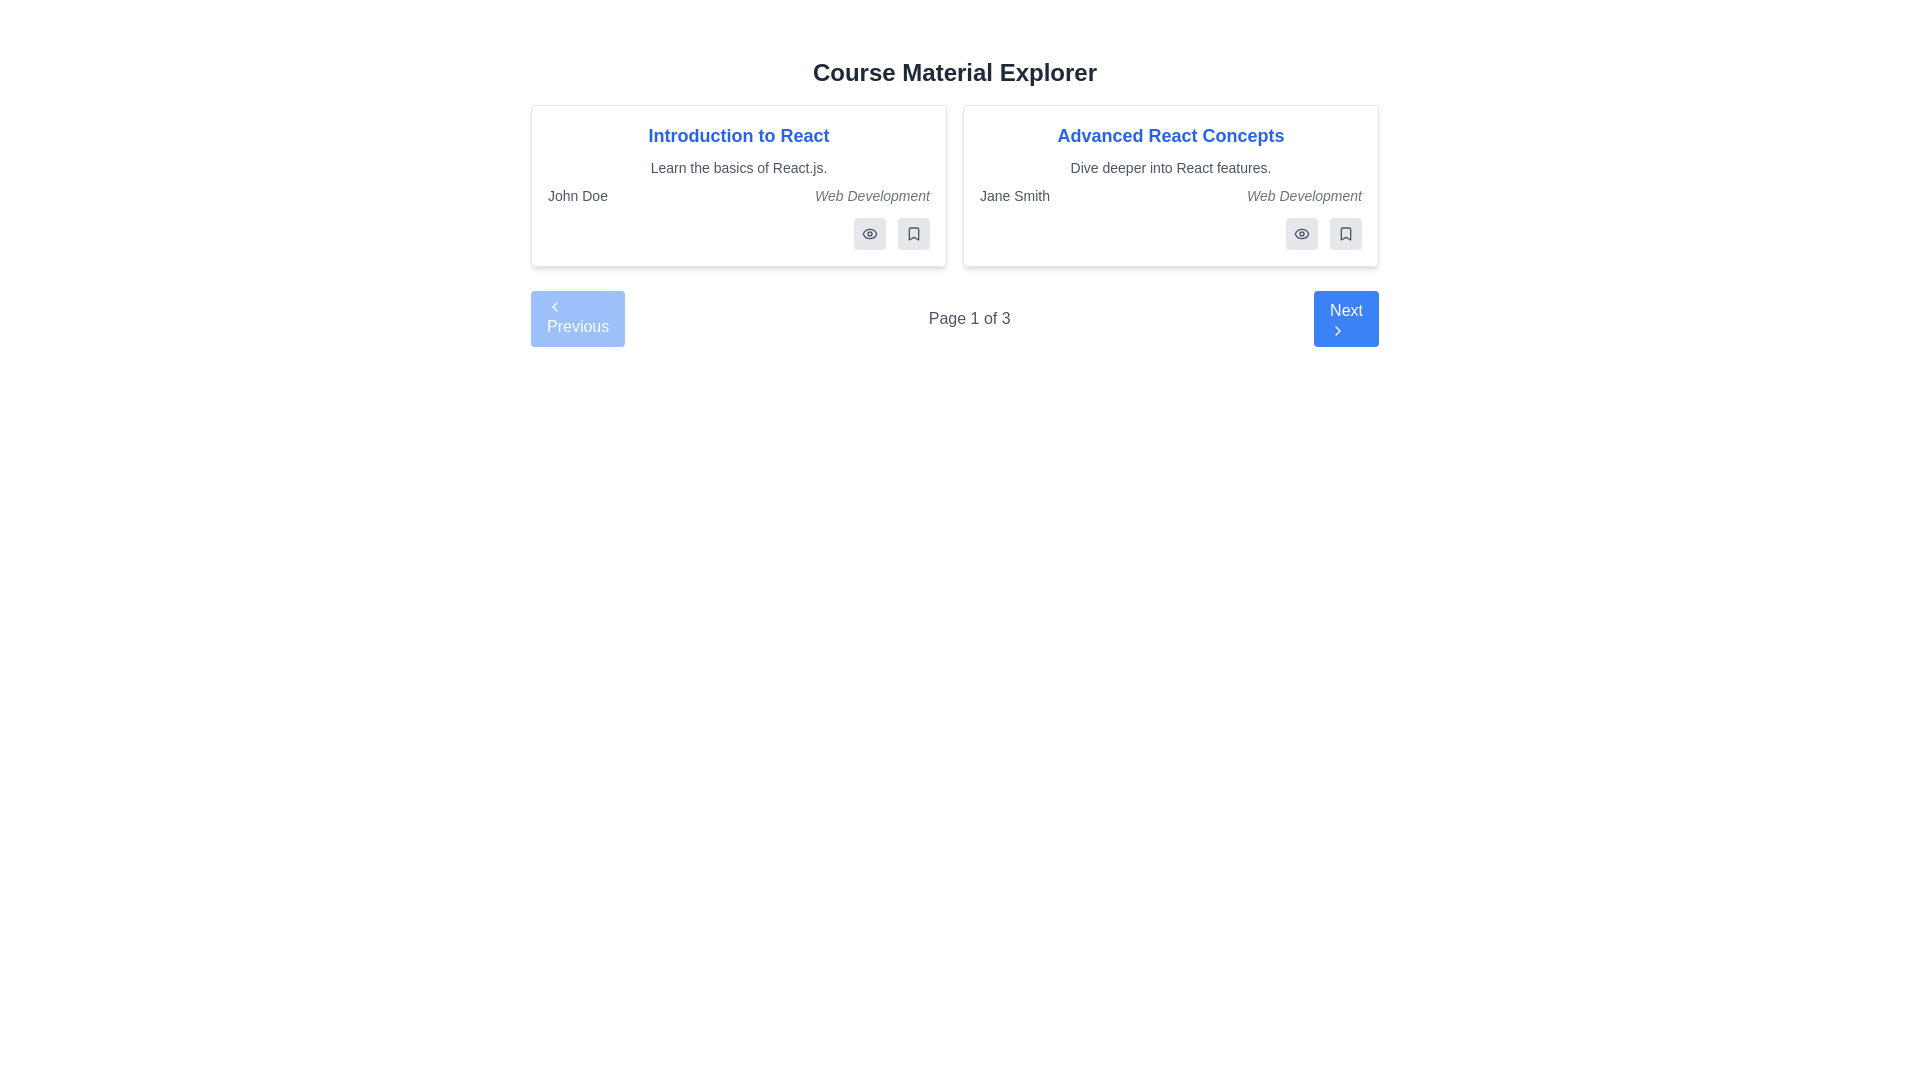 This screenshot has width=1920, height=1080. Describe the element at coordinates (1171, 167) in the screenshot. I see `the text label located in the middle portion of the right card labeled 'Advanced React Concepts', which serves as a brief explanatory subtitle and is the second line of textual information` at that location.